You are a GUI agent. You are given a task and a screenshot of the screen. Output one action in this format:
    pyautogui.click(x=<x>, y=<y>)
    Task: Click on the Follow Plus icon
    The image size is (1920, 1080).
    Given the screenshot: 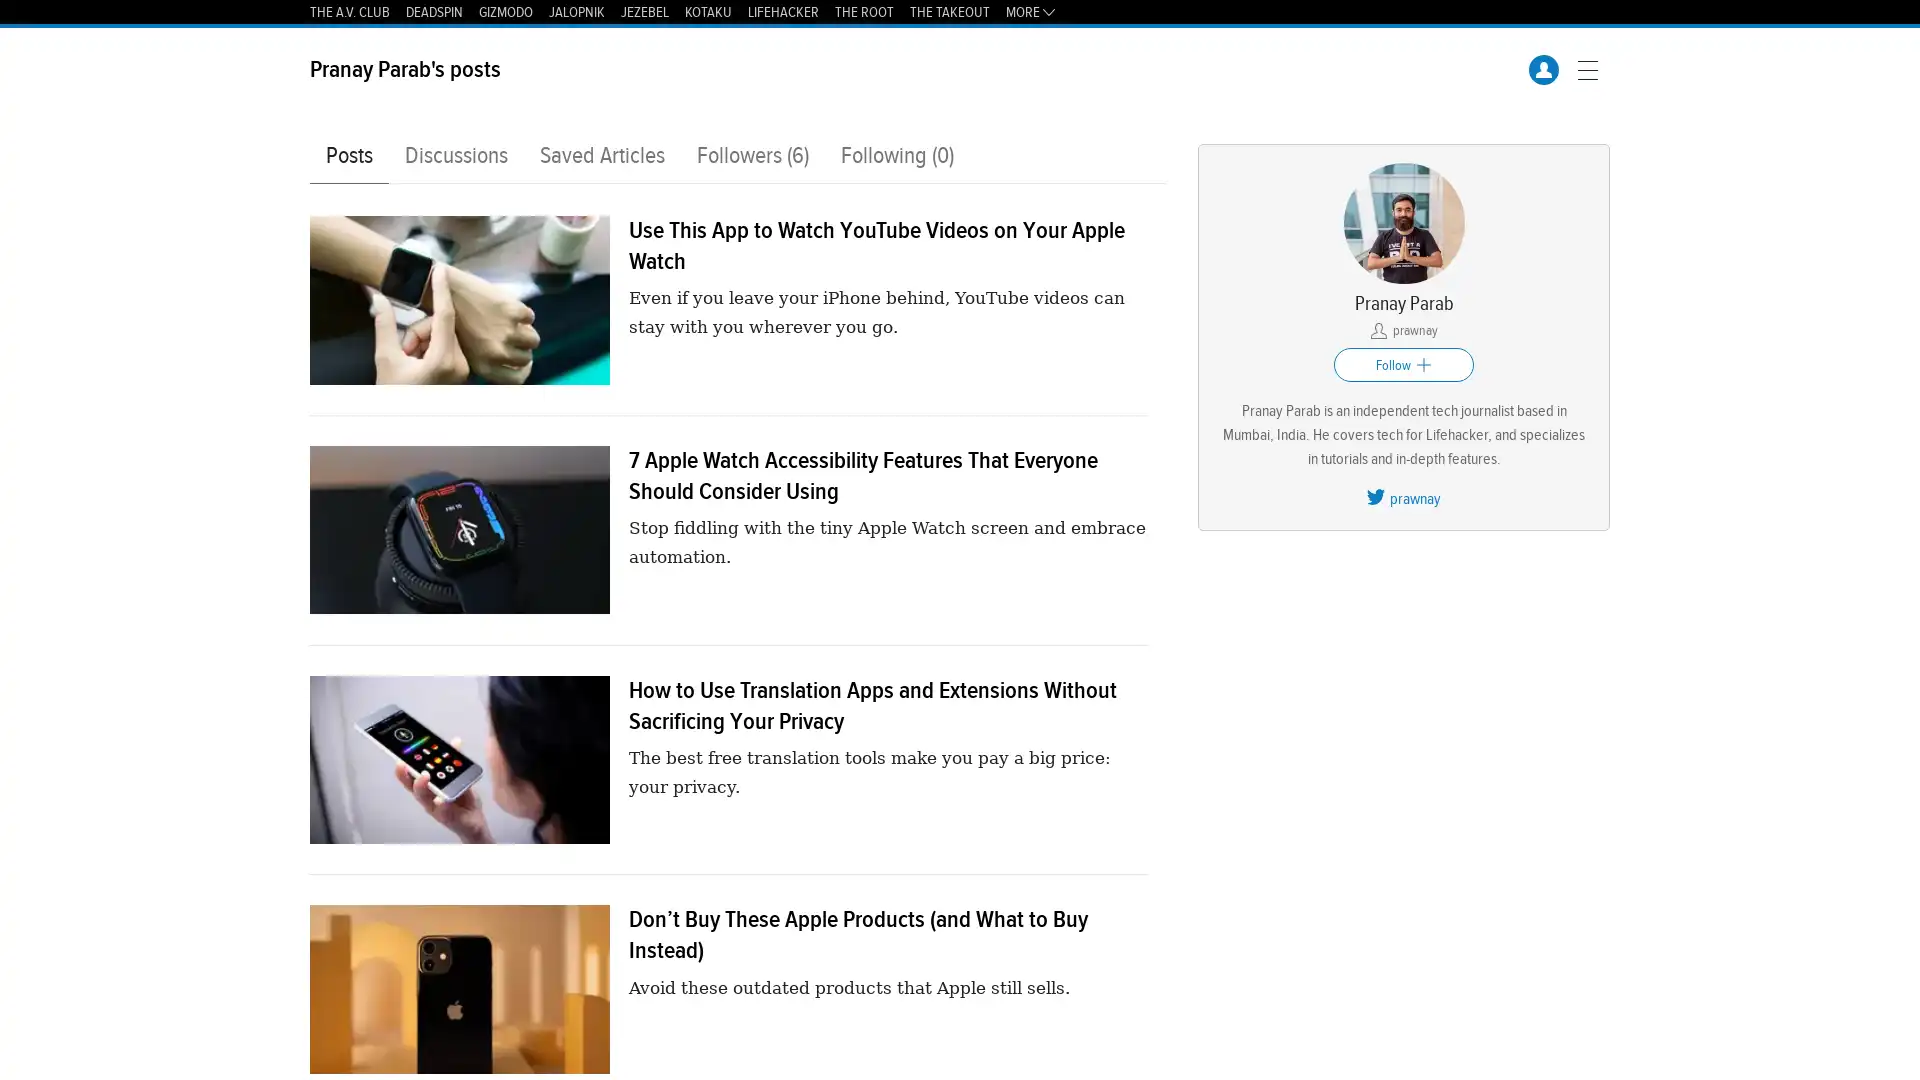 What is the action you would take?
    pyautogui.click(x=1402, y=365)
    